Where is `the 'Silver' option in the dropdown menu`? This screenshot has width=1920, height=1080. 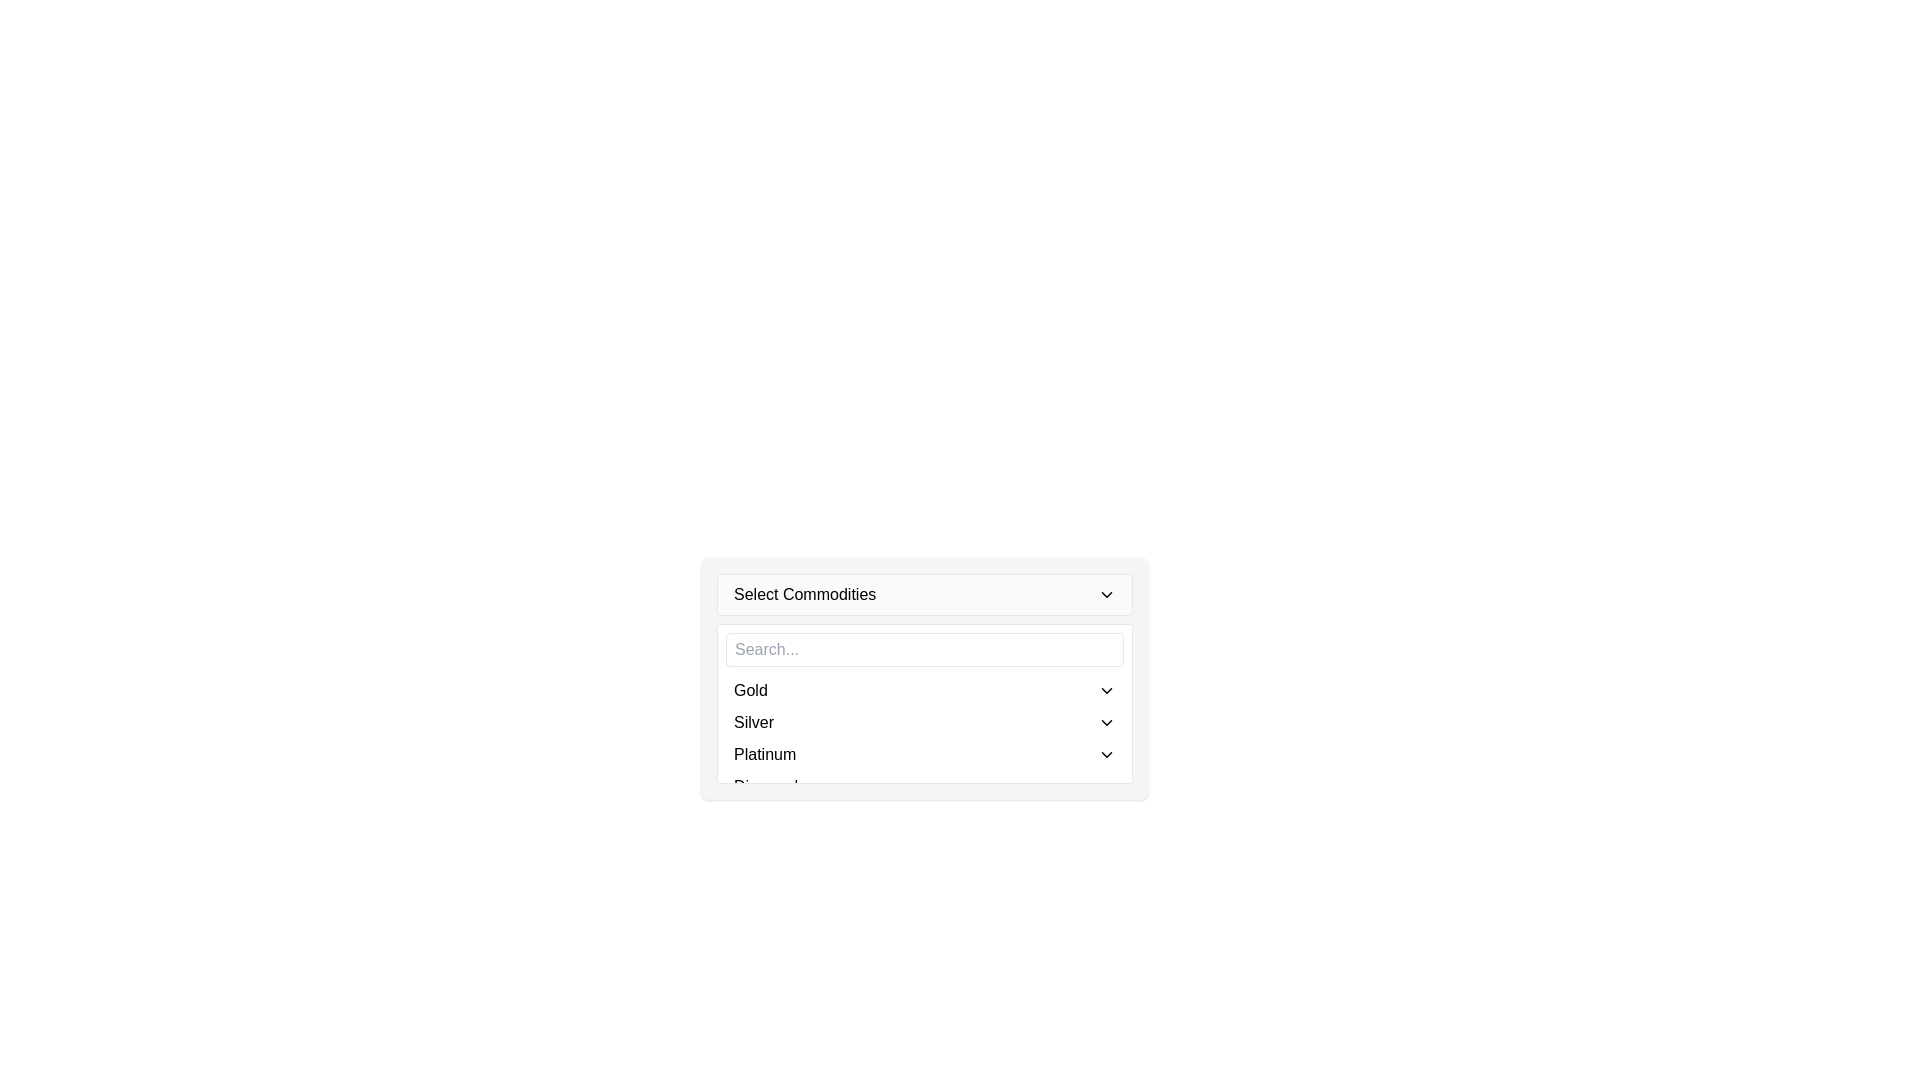 the 'Silver' option in the dropdown menu is located at coordinates (924, 722).